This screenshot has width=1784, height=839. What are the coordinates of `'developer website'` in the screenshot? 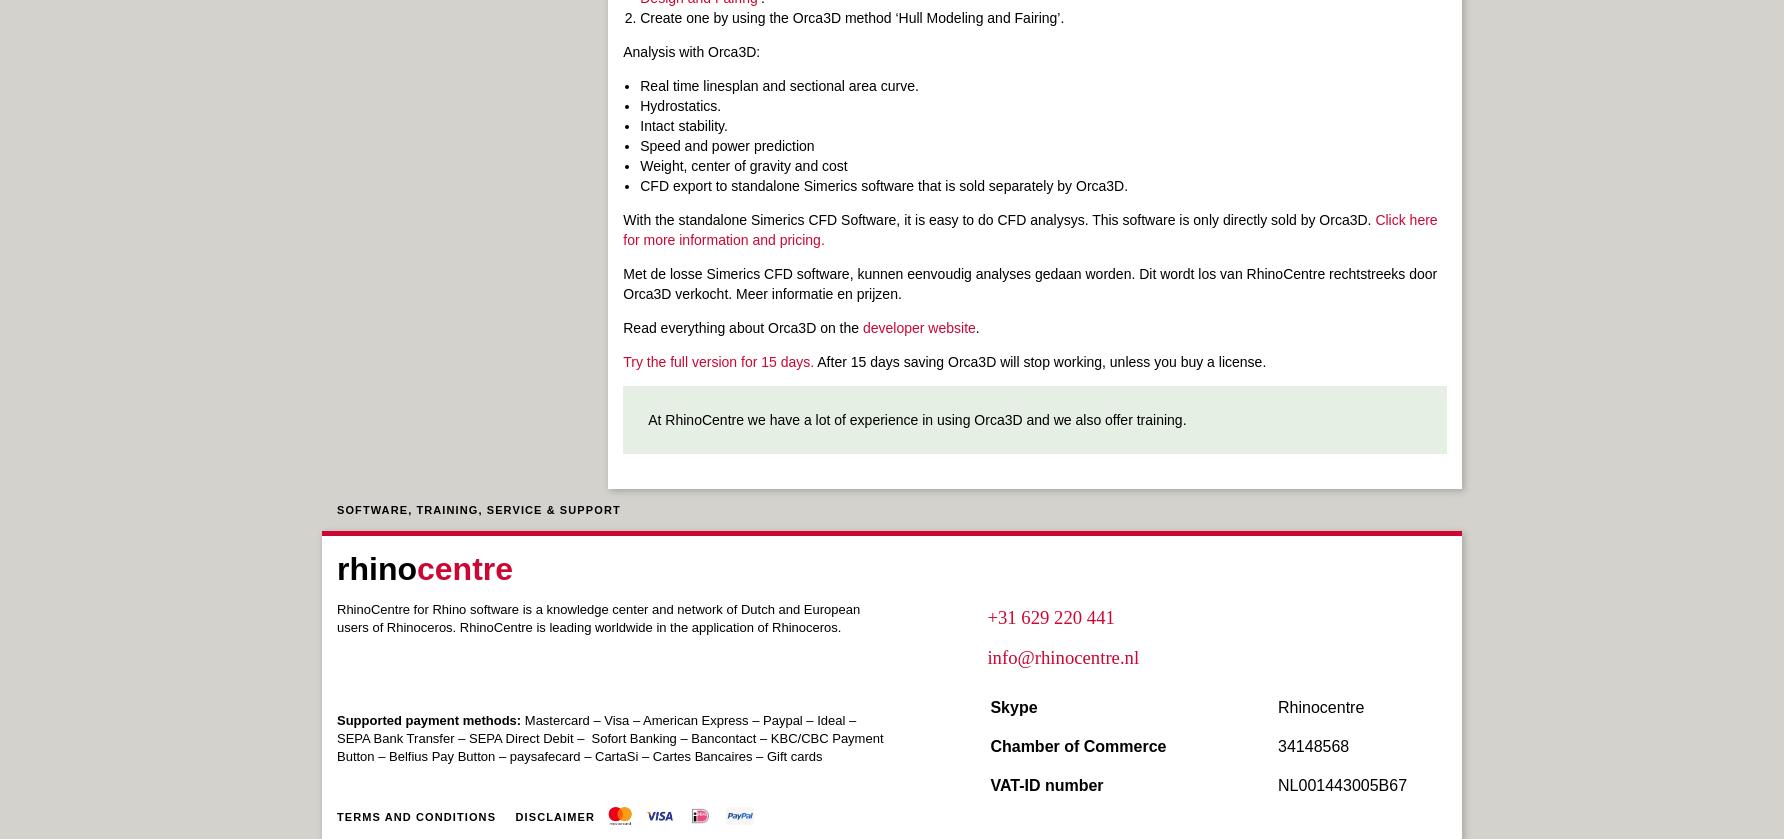 It's located at (918, 327).